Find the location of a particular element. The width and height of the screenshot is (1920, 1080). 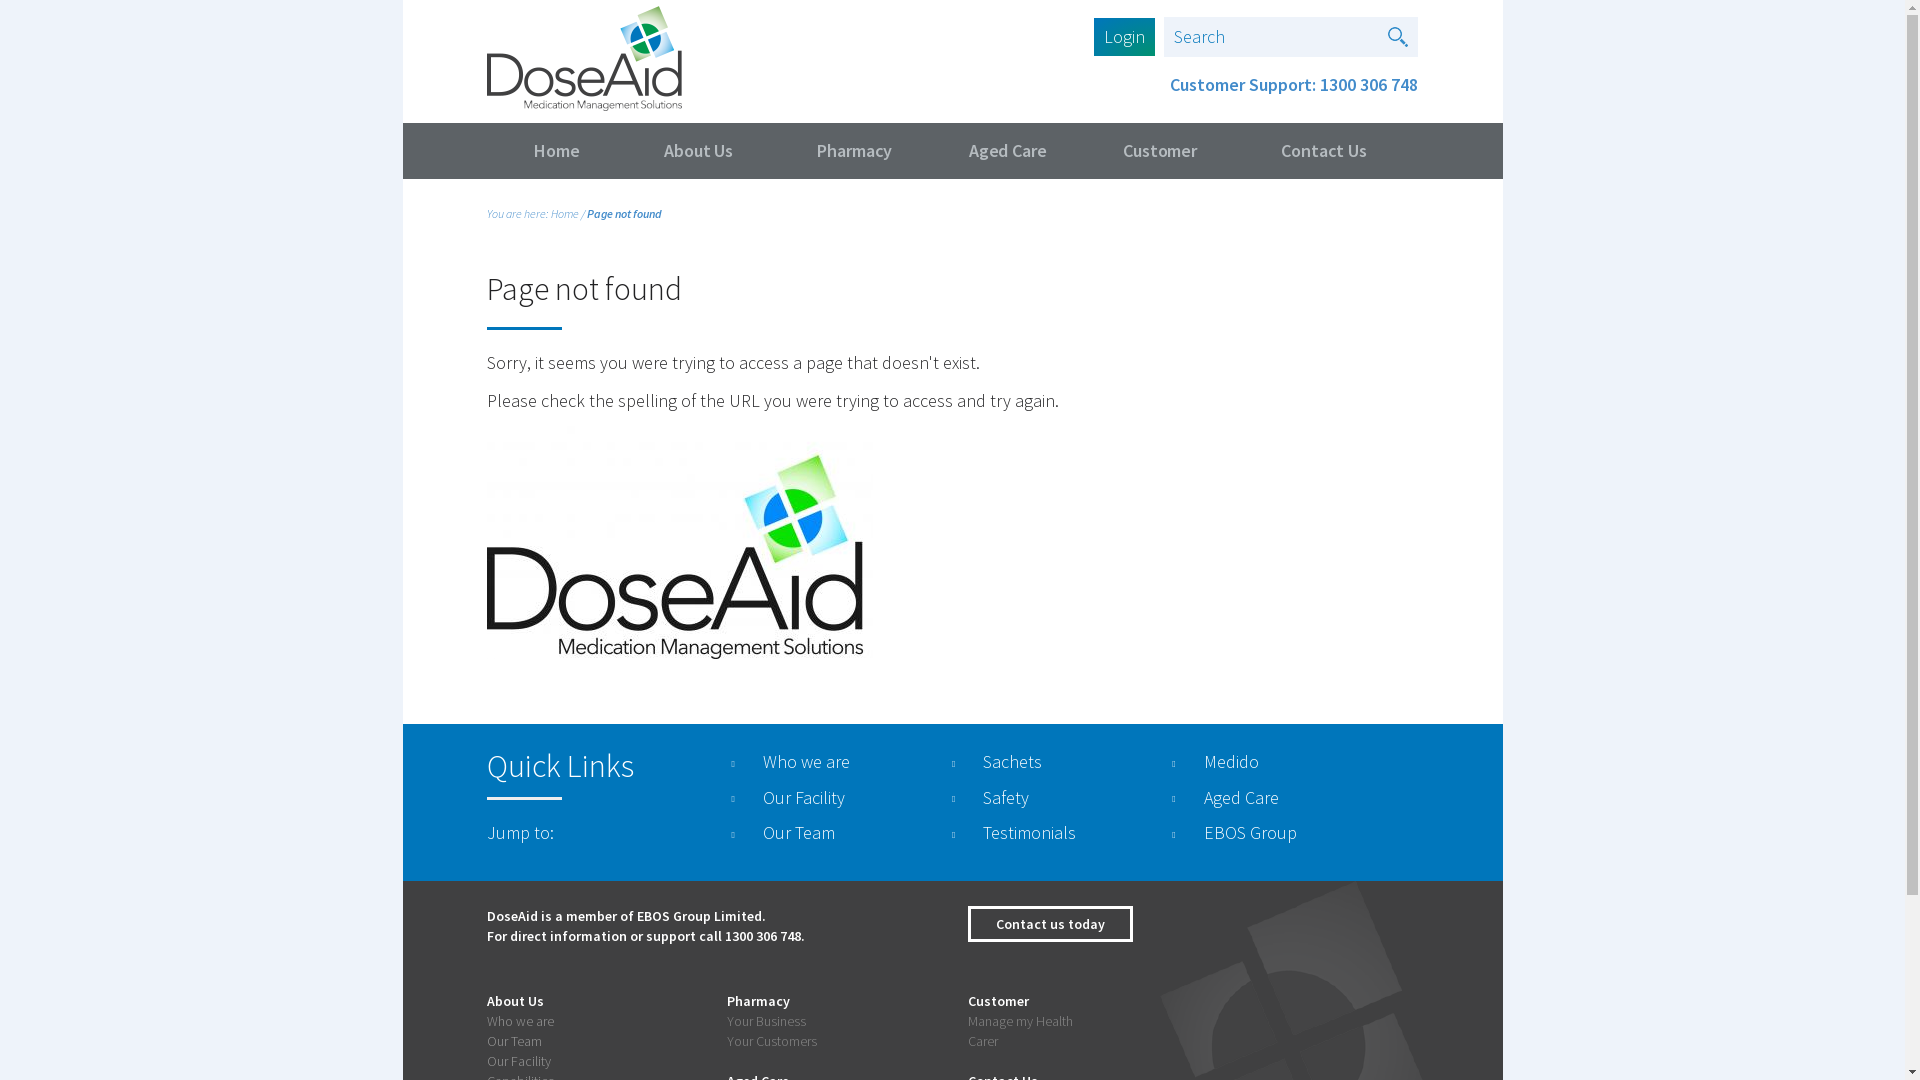

'Home' is located at coordinates (564, 213).